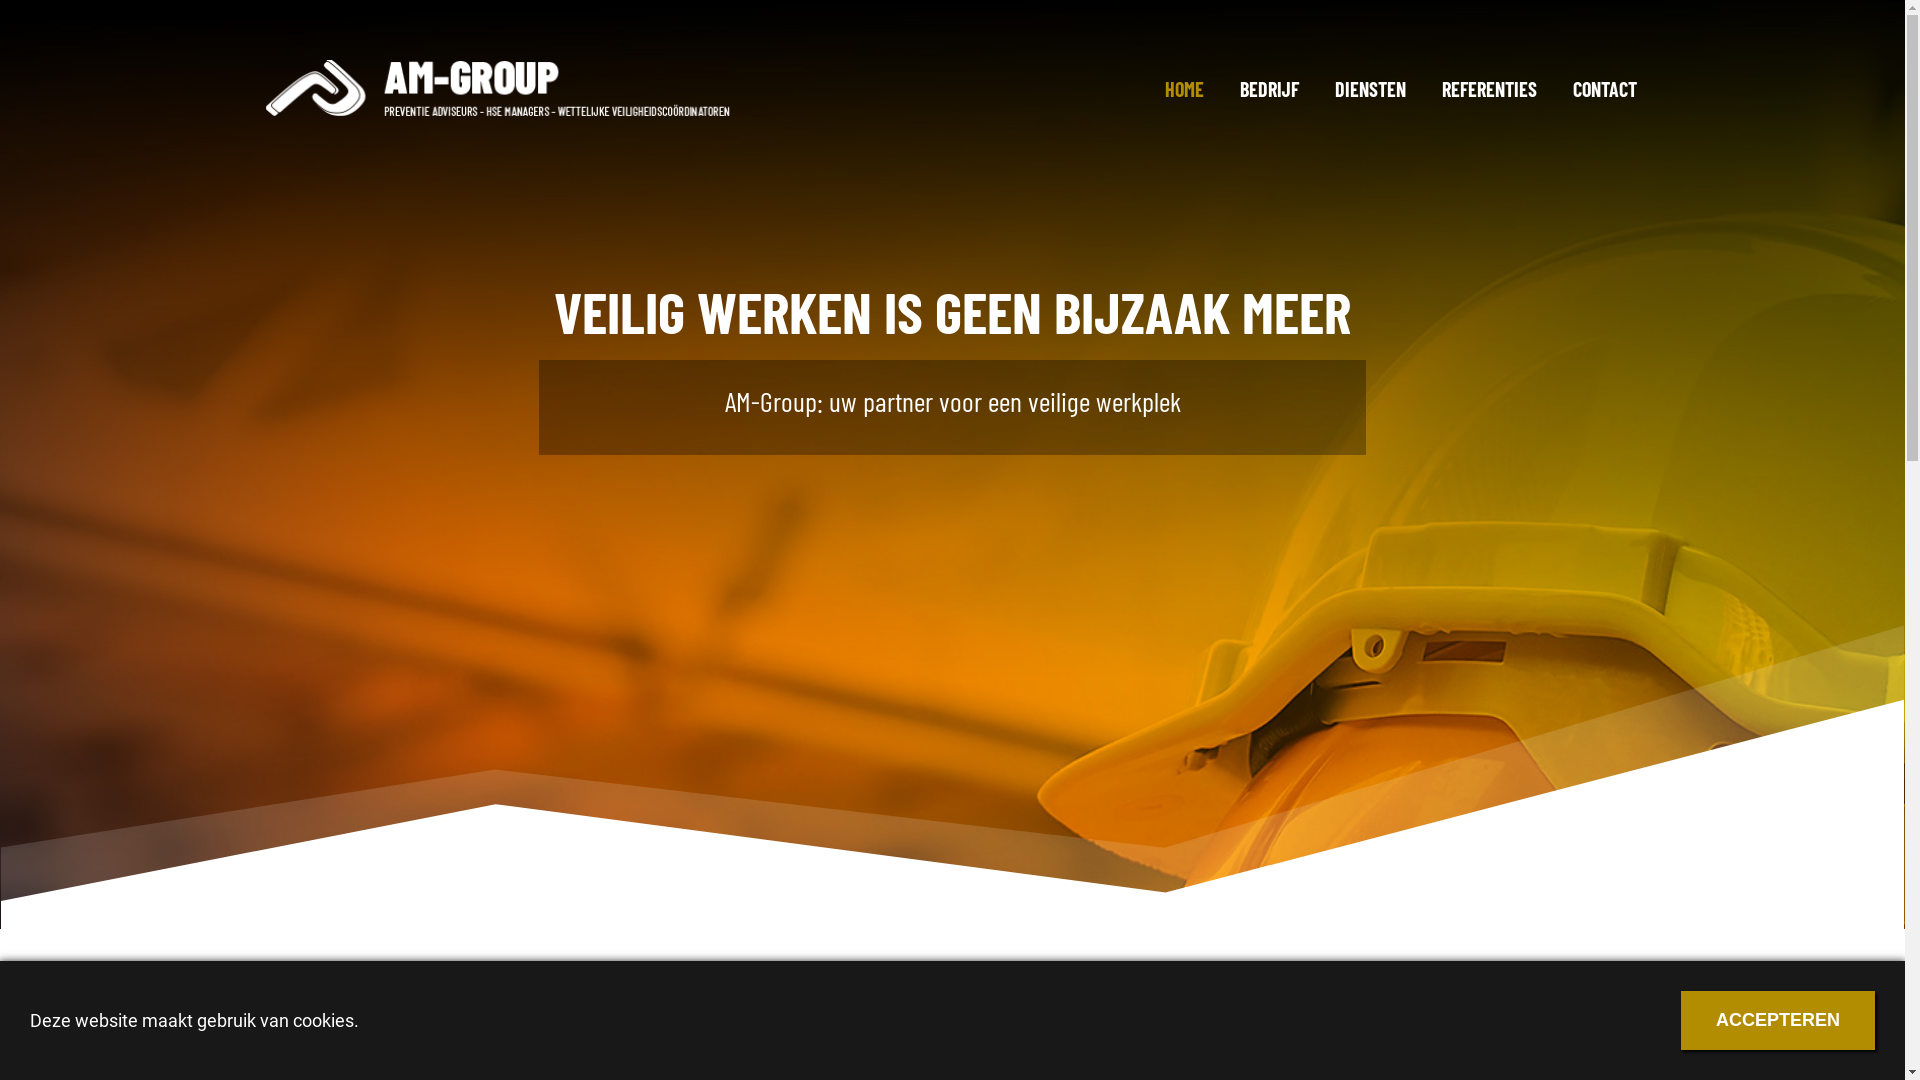 The height and width of the screenshot is (1080, 1920). I want to click on 'REFERENTIES', so click(1424, 87).